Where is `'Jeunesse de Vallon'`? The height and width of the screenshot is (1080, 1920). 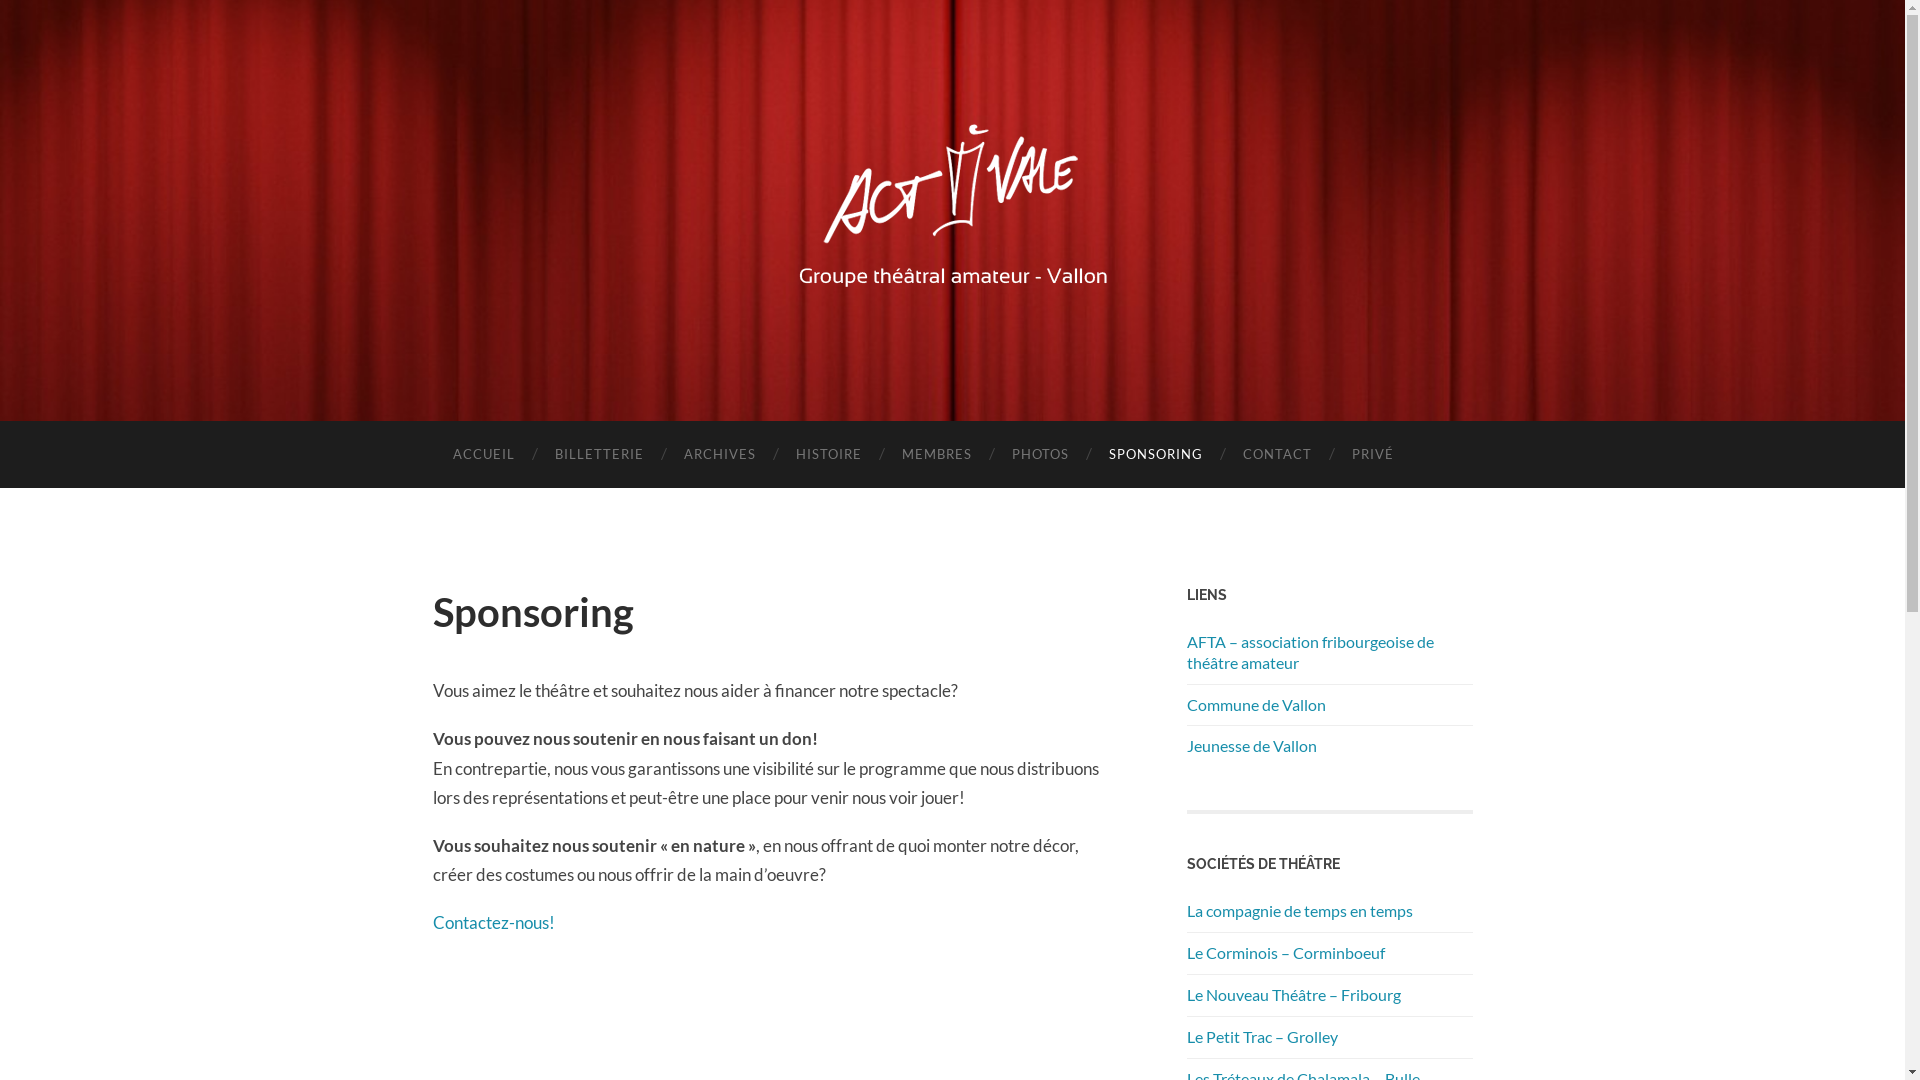
'Jeunesse de Vallon' is located at coordinates (1250, 745).